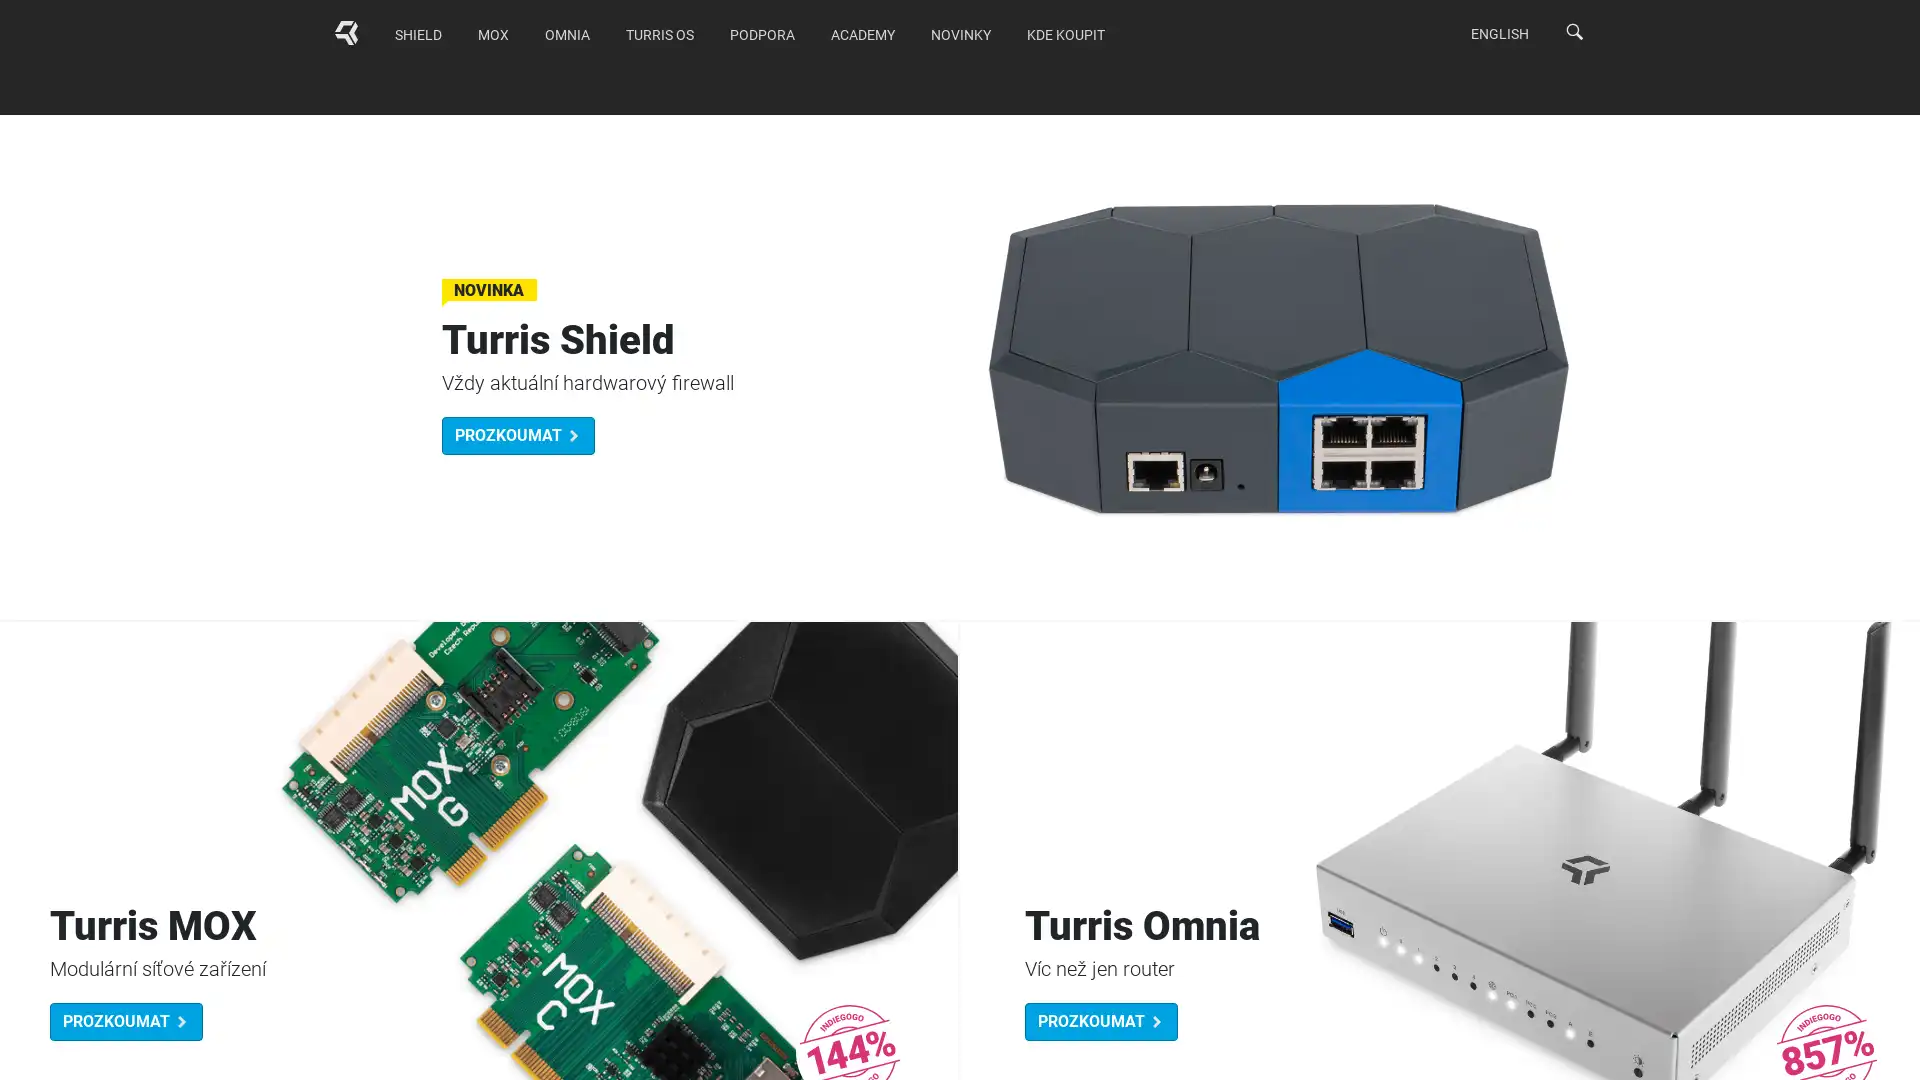 The image size is (1920, 1080). Describe the element at coordinates (1573, 31) in the screenshot. I see `Search icon` at that location.